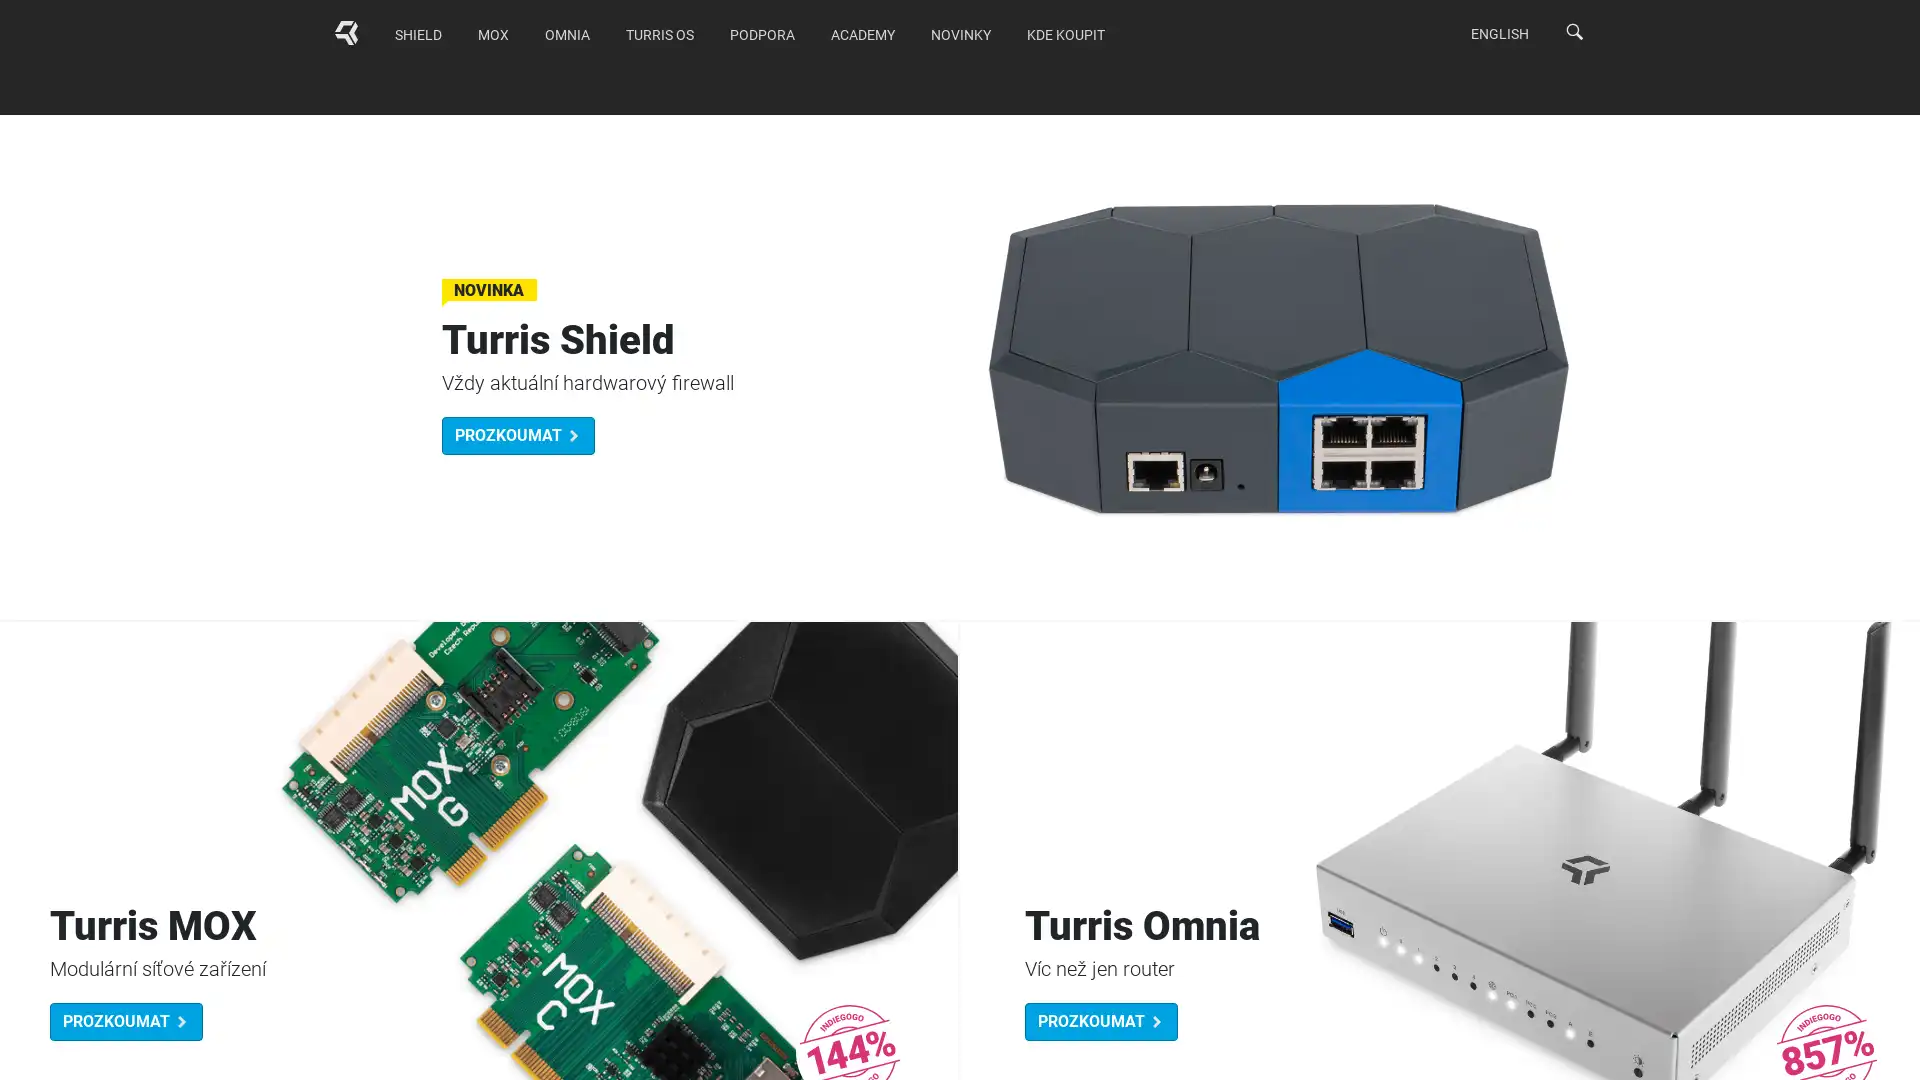 The image size is (1920, 1080). Describe the element at coordinates (1573, 31) in the screenshot. I see `Search icon` at that location.